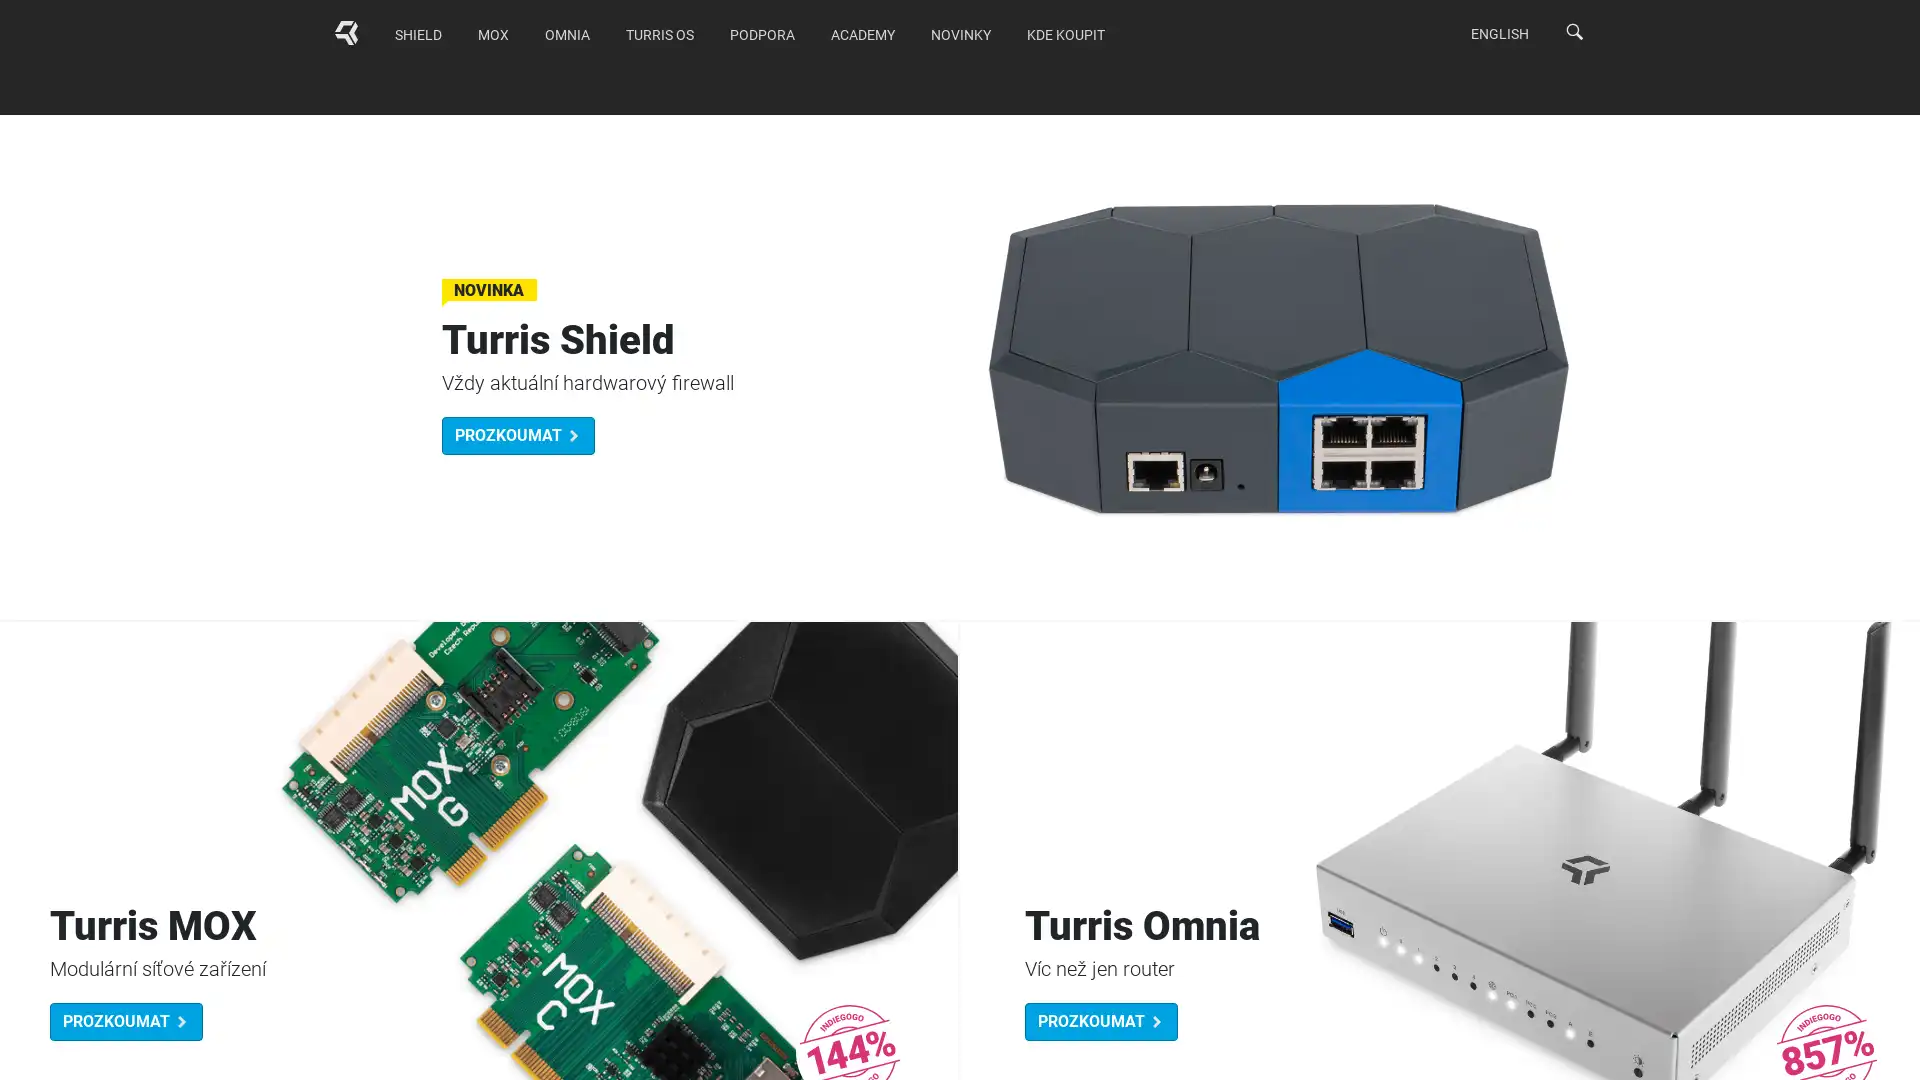 The image size is (1920, 1080). Describe the element at coordinates (1573, 31) in the screenshot. I see `Search icon` at that location.